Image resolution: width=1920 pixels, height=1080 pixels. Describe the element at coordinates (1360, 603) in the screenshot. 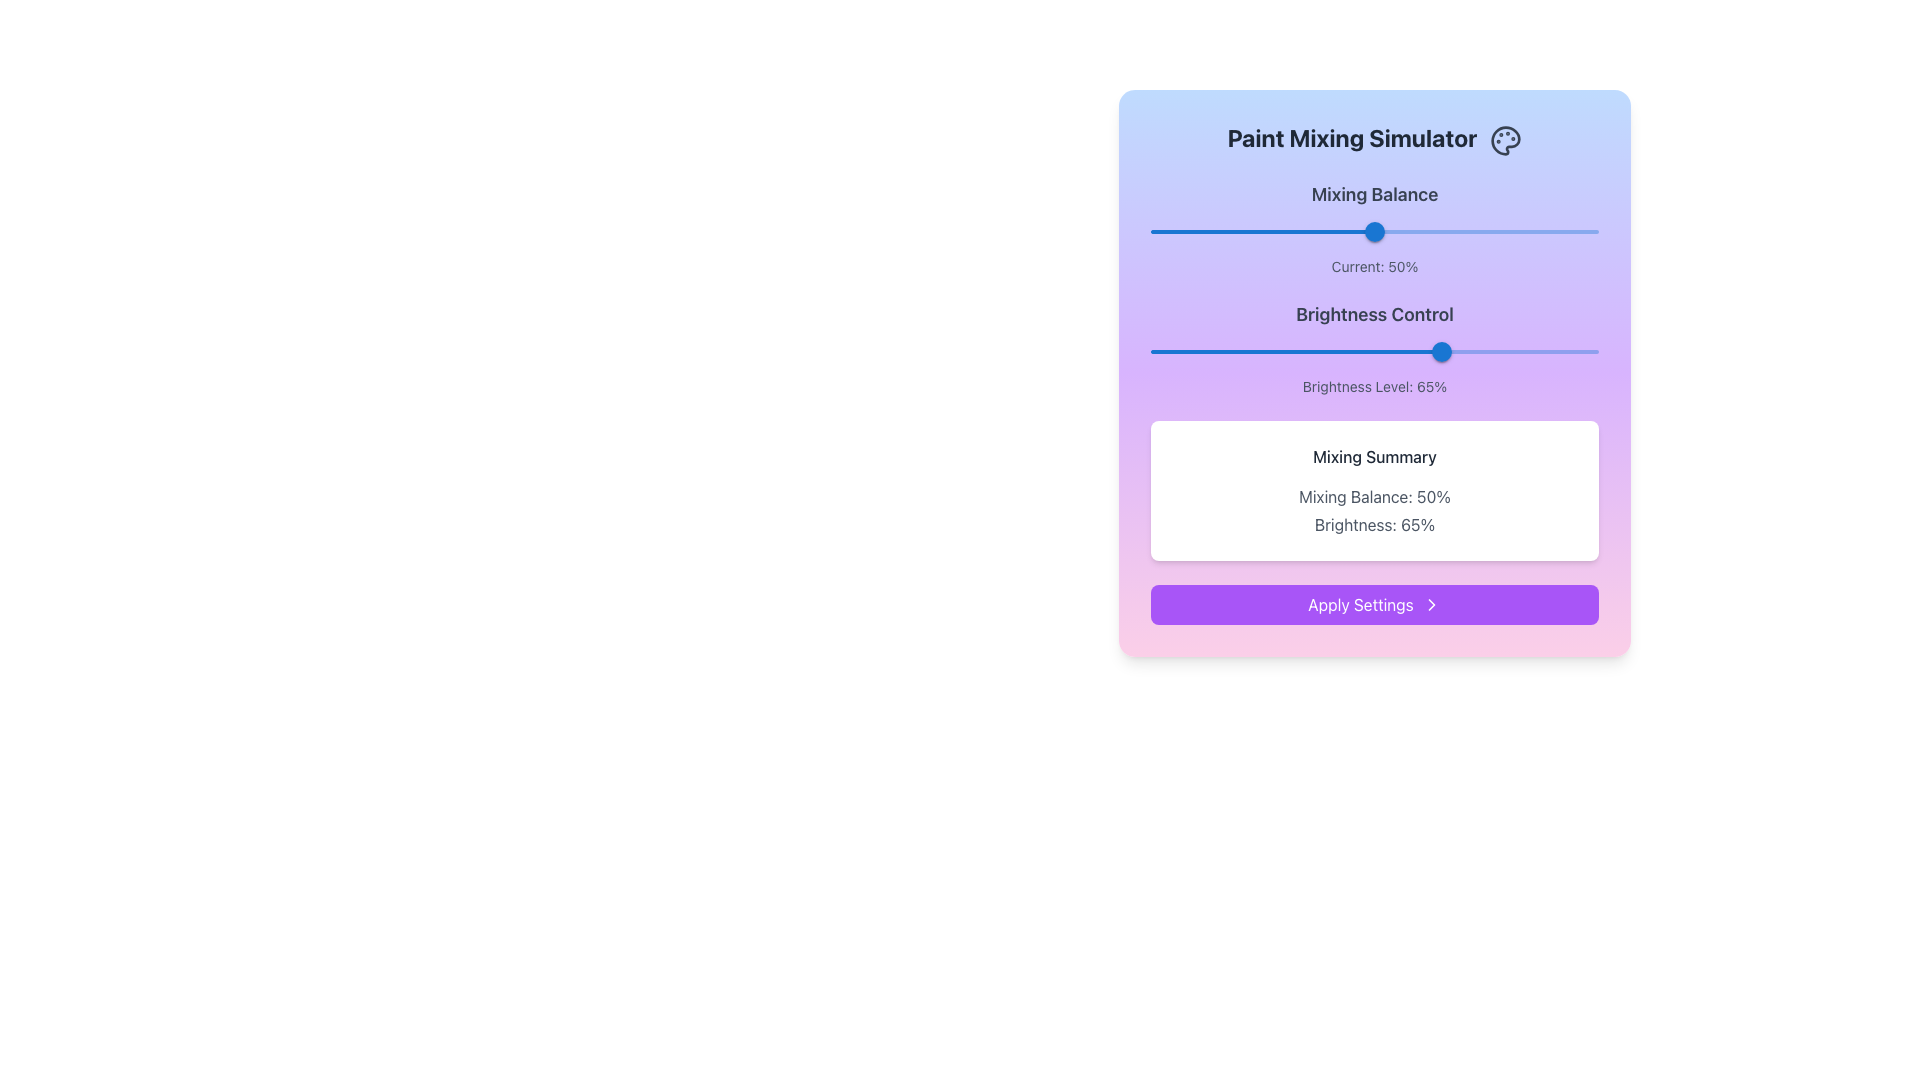

I see `the text label located within the button at the center-bottom of the 'Paint Mixing Simulator' panel to interact with the button` at that location.